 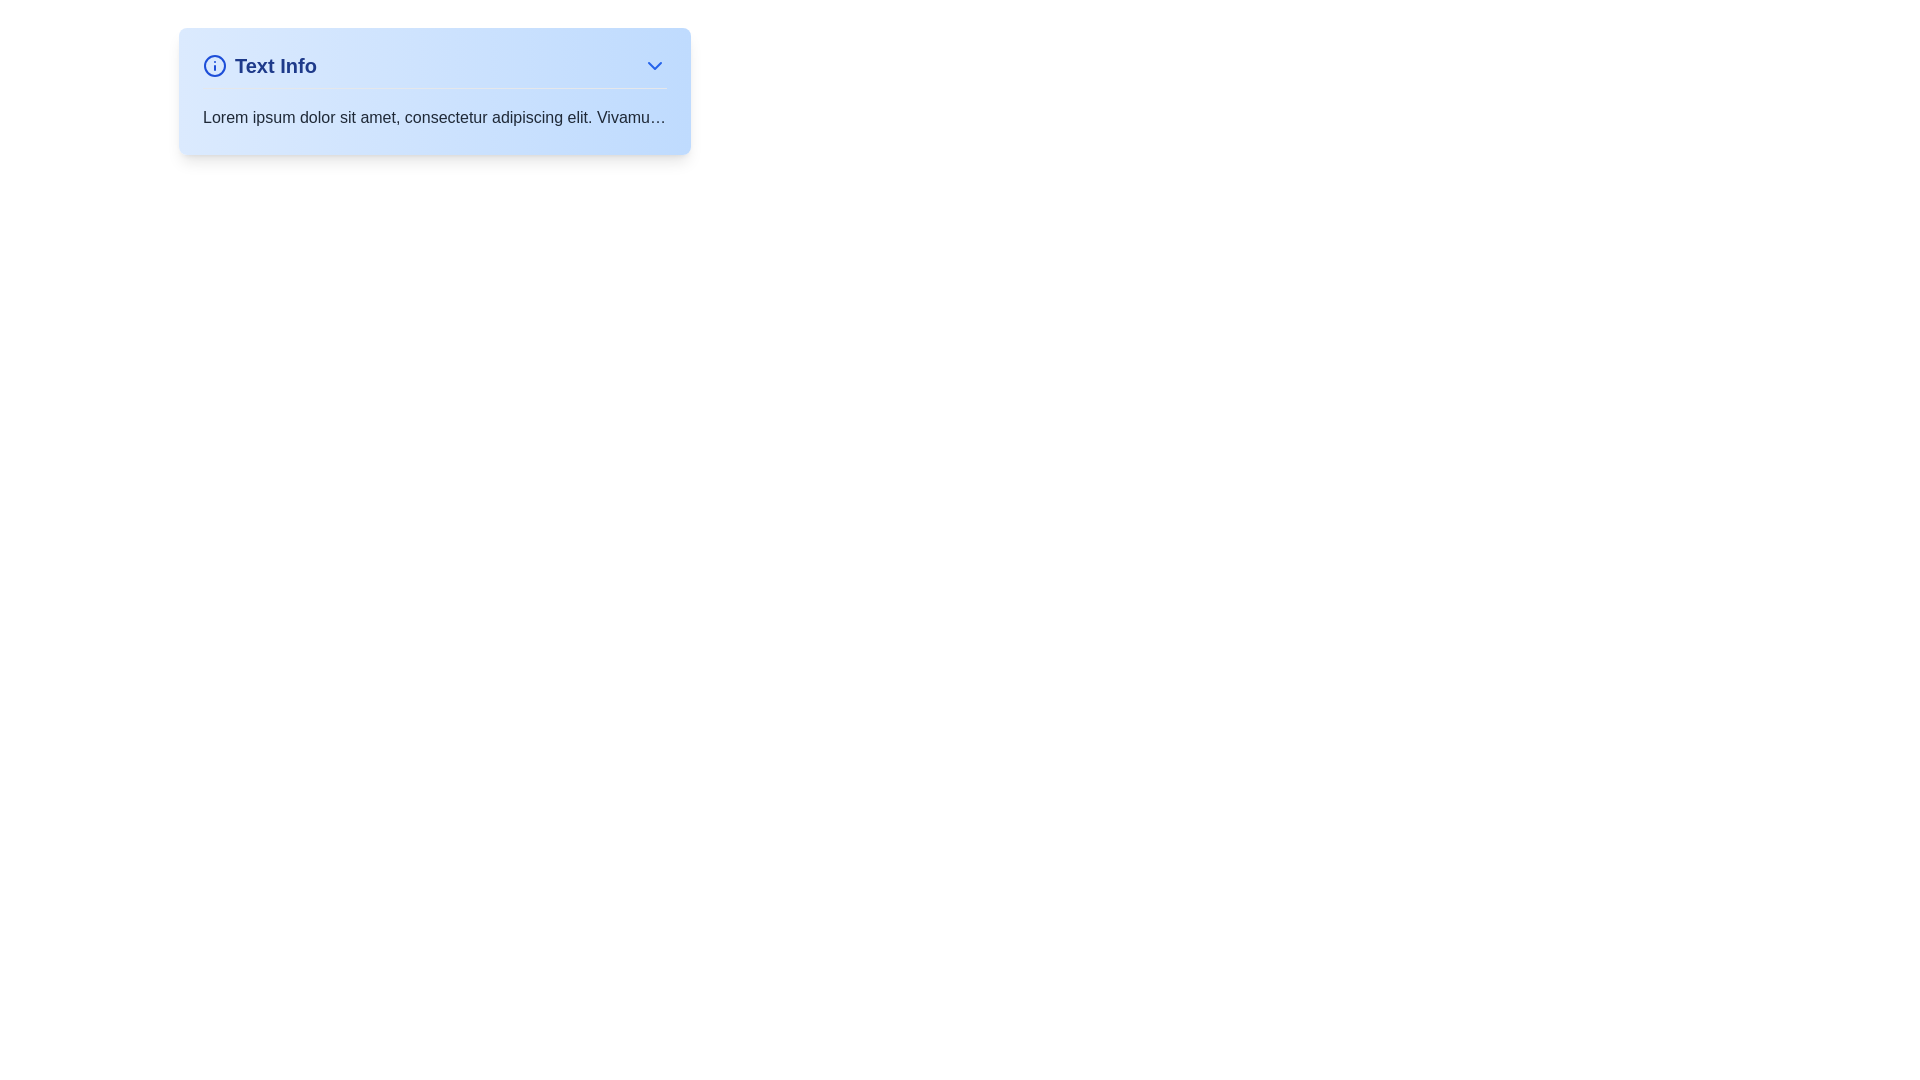 What do you see at coordinates (274, 64) in the screenshot?
I see `text from the static text element displaying 'Text Info', which is styled in bold blue font and located to the right of a blue circular icon` at bounding box center [274, 64].